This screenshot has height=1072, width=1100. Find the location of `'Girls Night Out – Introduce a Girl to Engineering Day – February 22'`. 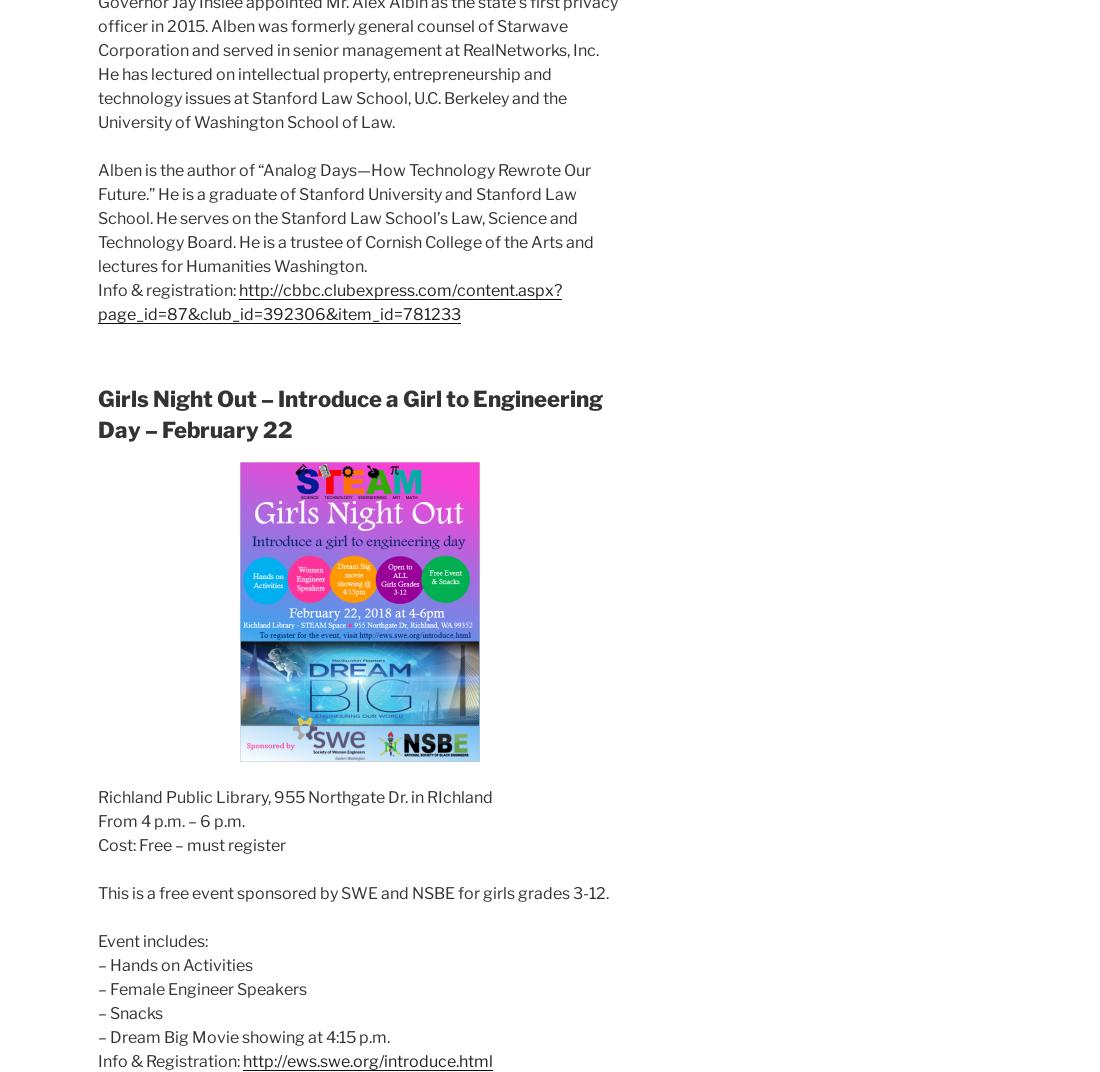

'Girls Night Out – Introduce a Girl to Engineering Day – February 22' is located at coordinates (350, 412).